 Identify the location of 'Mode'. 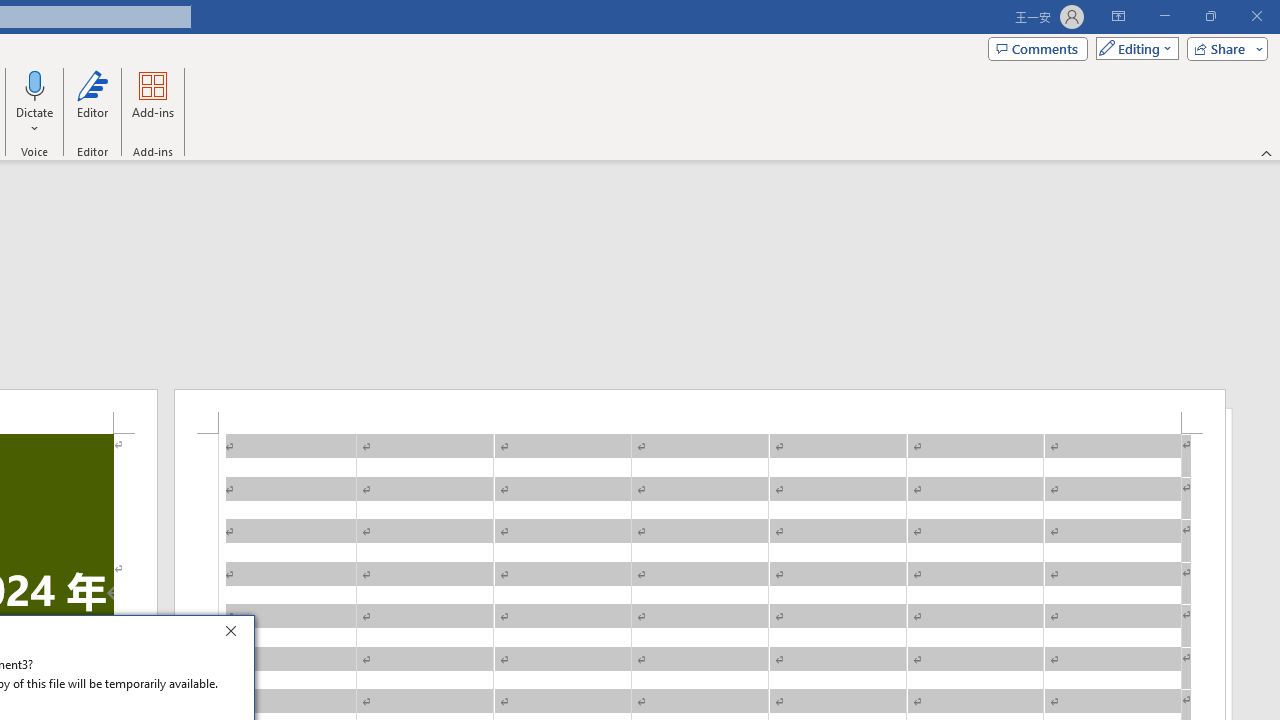
(1133, 47).